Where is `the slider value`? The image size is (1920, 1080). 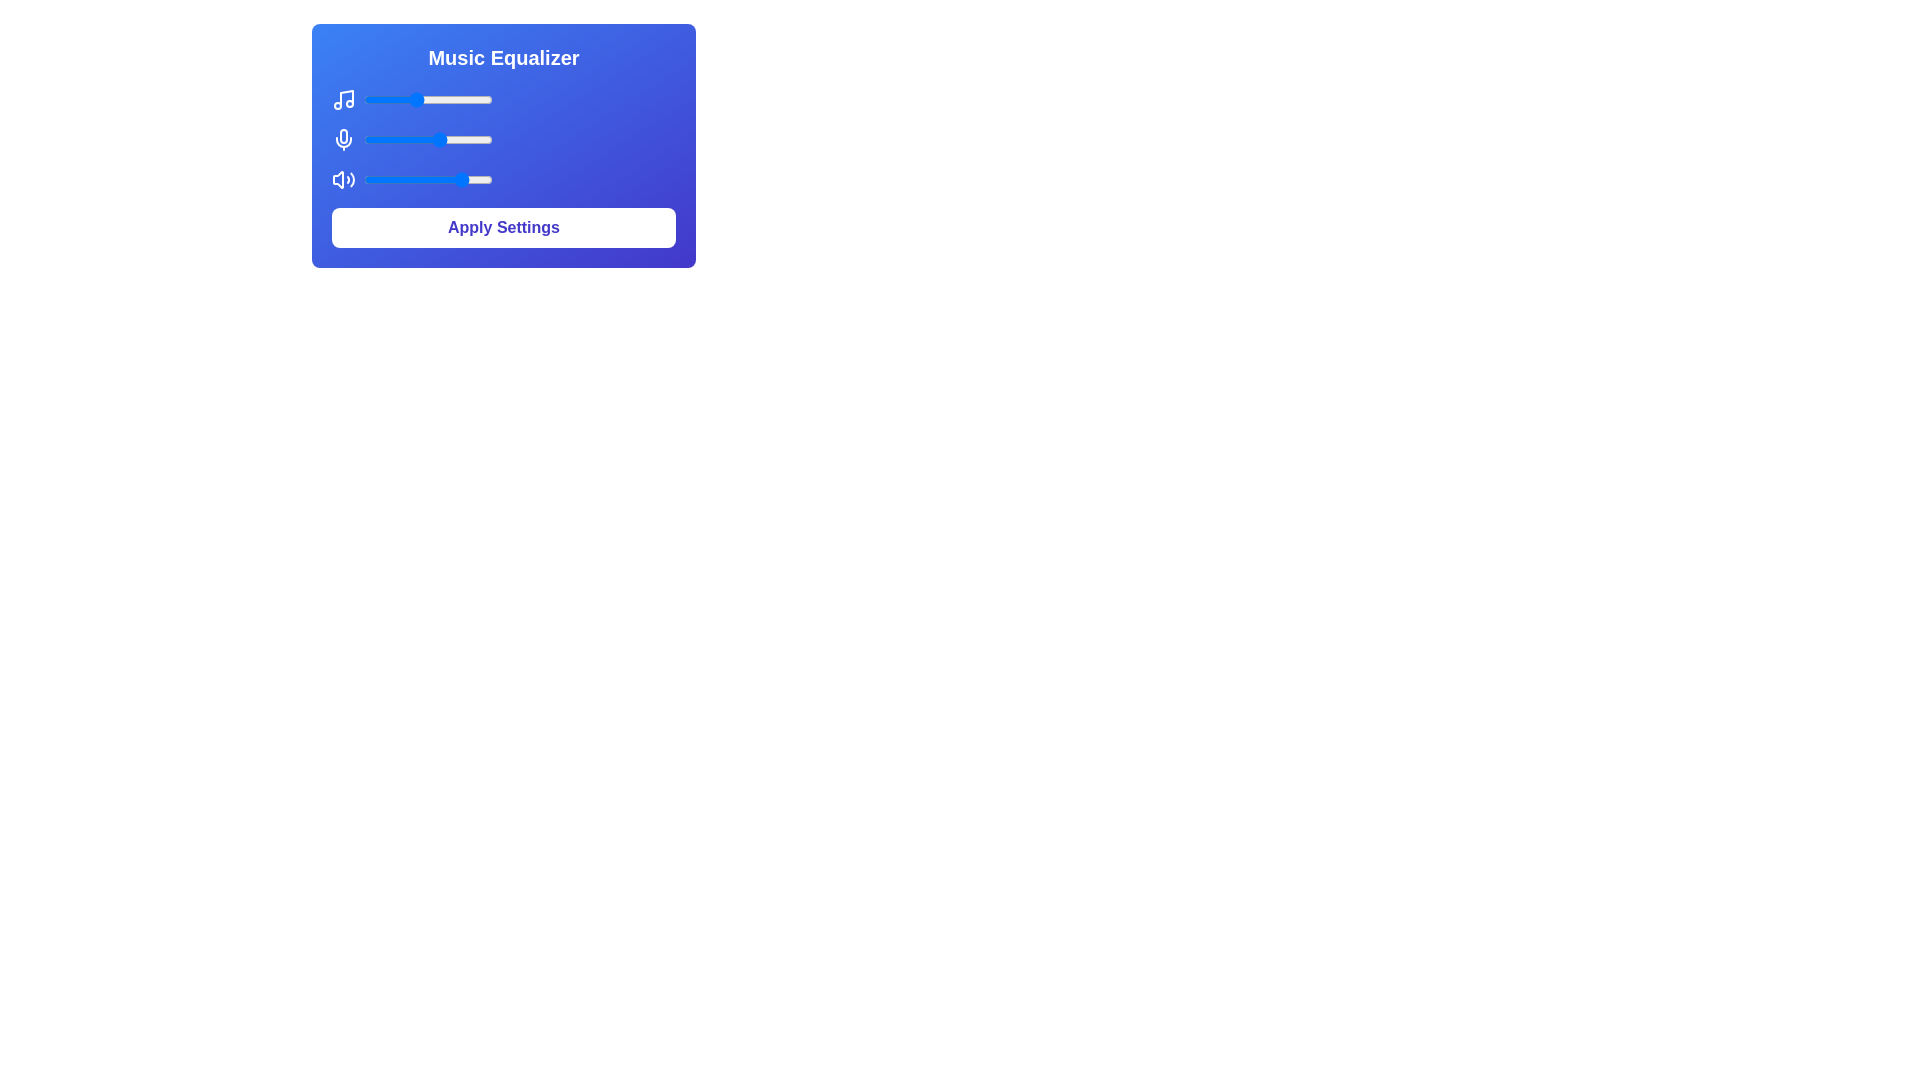 the slider value is located at coordinates (419, 138).